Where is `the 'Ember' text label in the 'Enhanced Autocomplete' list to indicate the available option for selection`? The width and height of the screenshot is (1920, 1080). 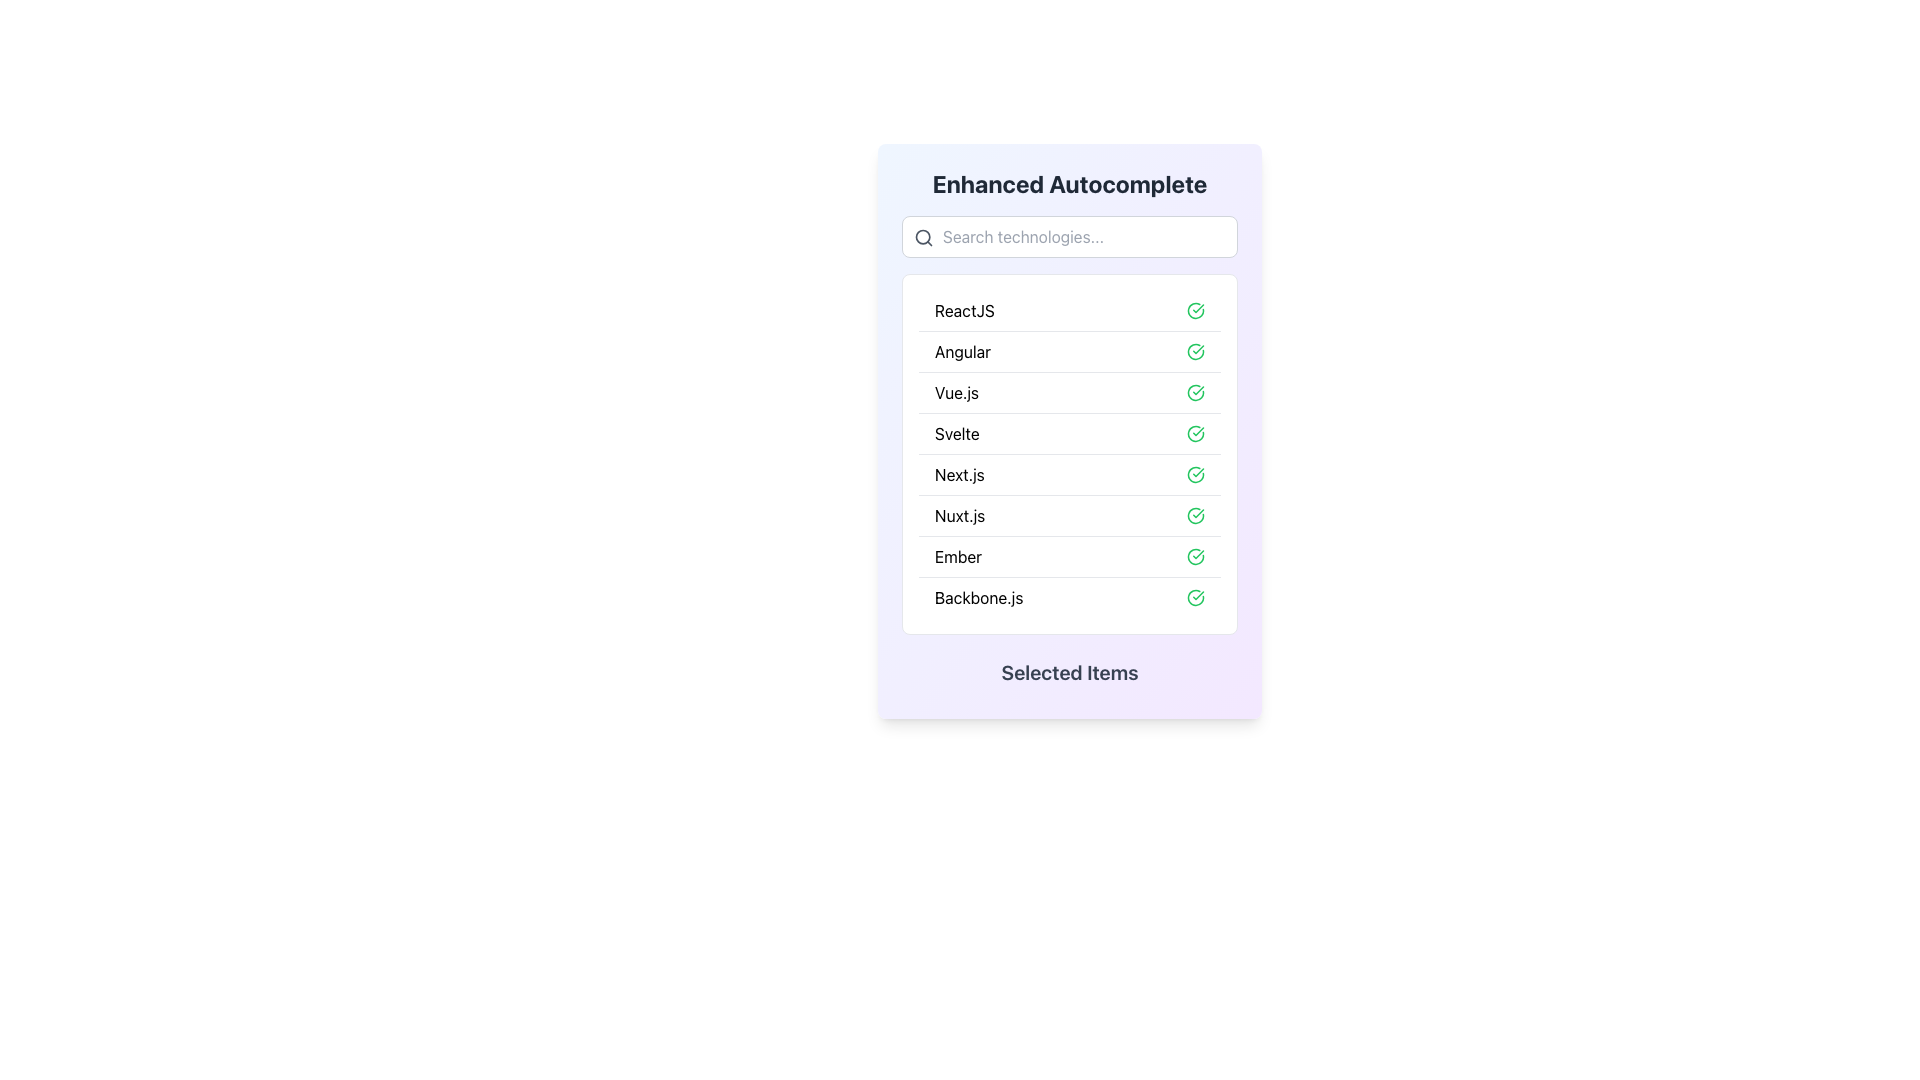
the 'Ember' text label in the 'Enhanced Autocomplete' list to indicate the available option for selection is located at coordinates (957, 556).